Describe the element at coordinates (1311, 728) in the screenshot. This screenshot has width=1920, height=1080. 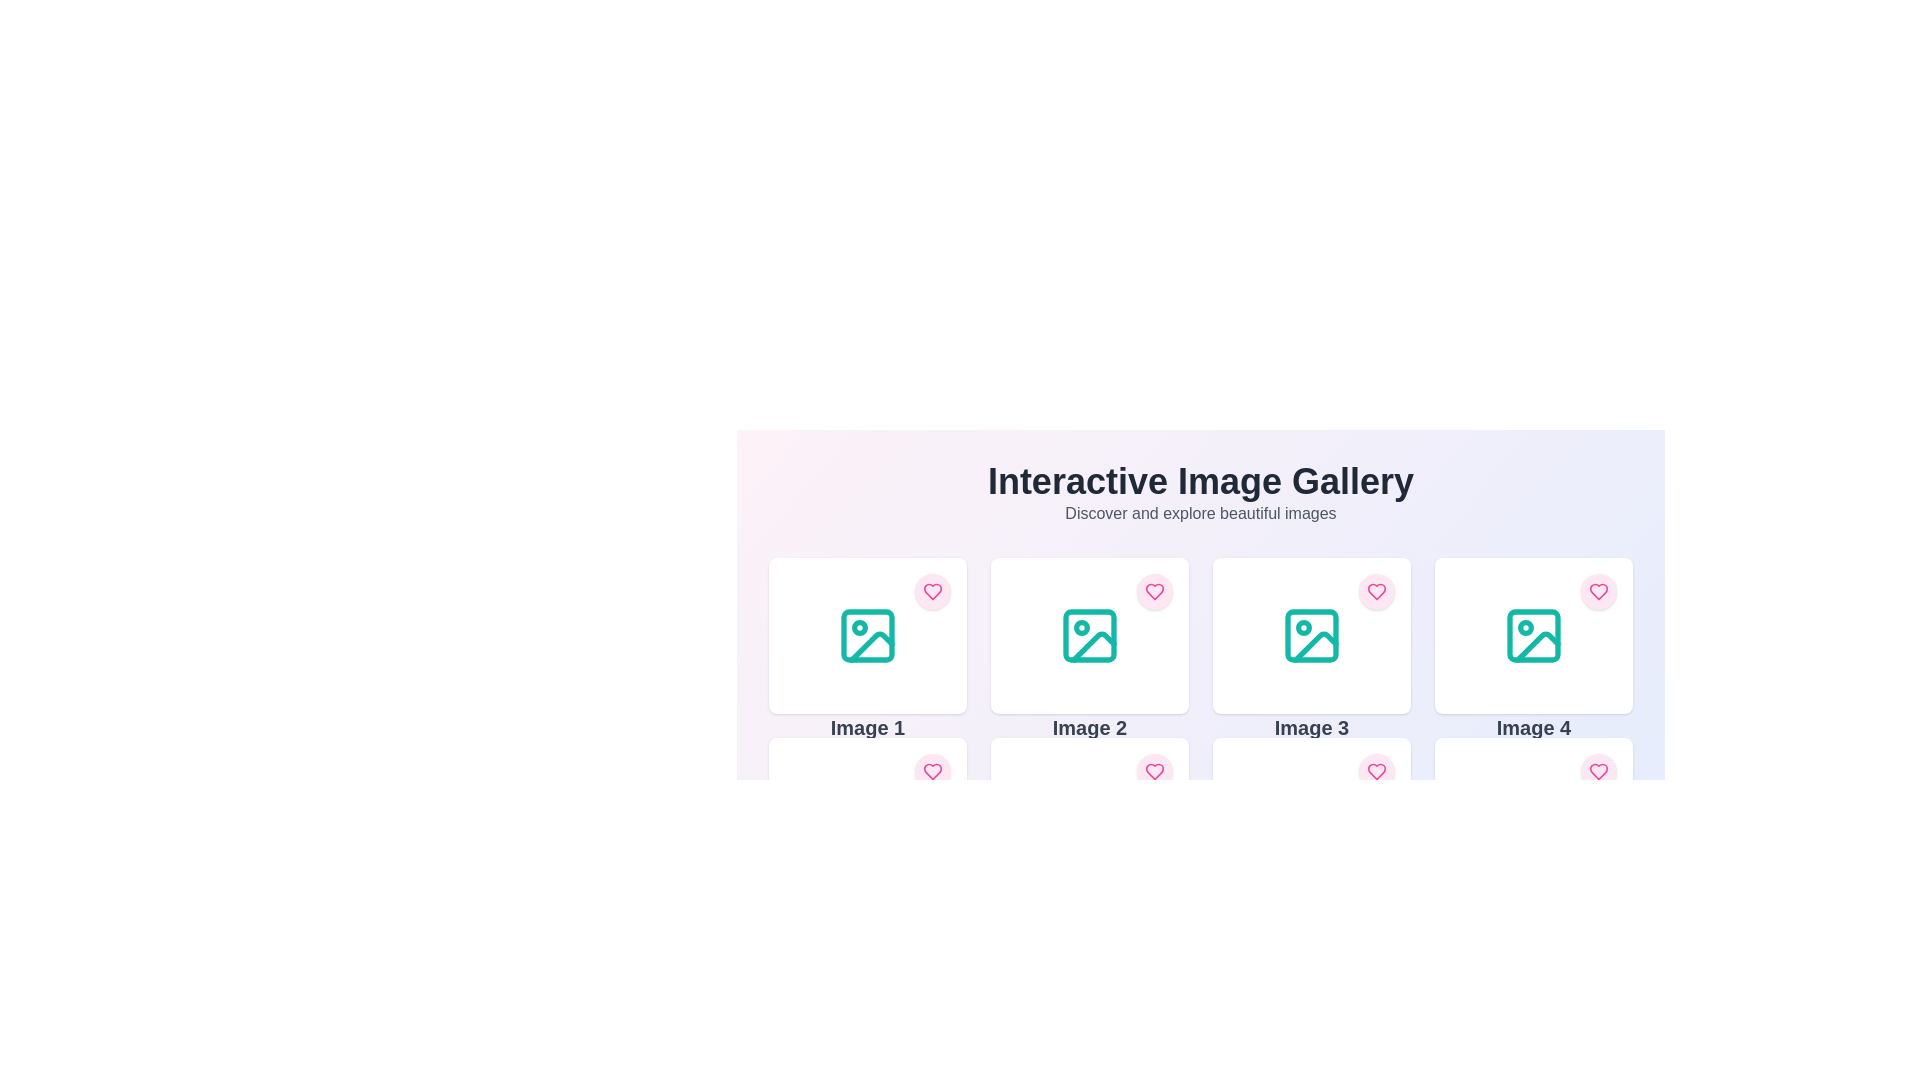
I see `text label that says 'Image 3', which is positioned below the image thumbnail in the third card of a horizontally arranged grid` at that location.